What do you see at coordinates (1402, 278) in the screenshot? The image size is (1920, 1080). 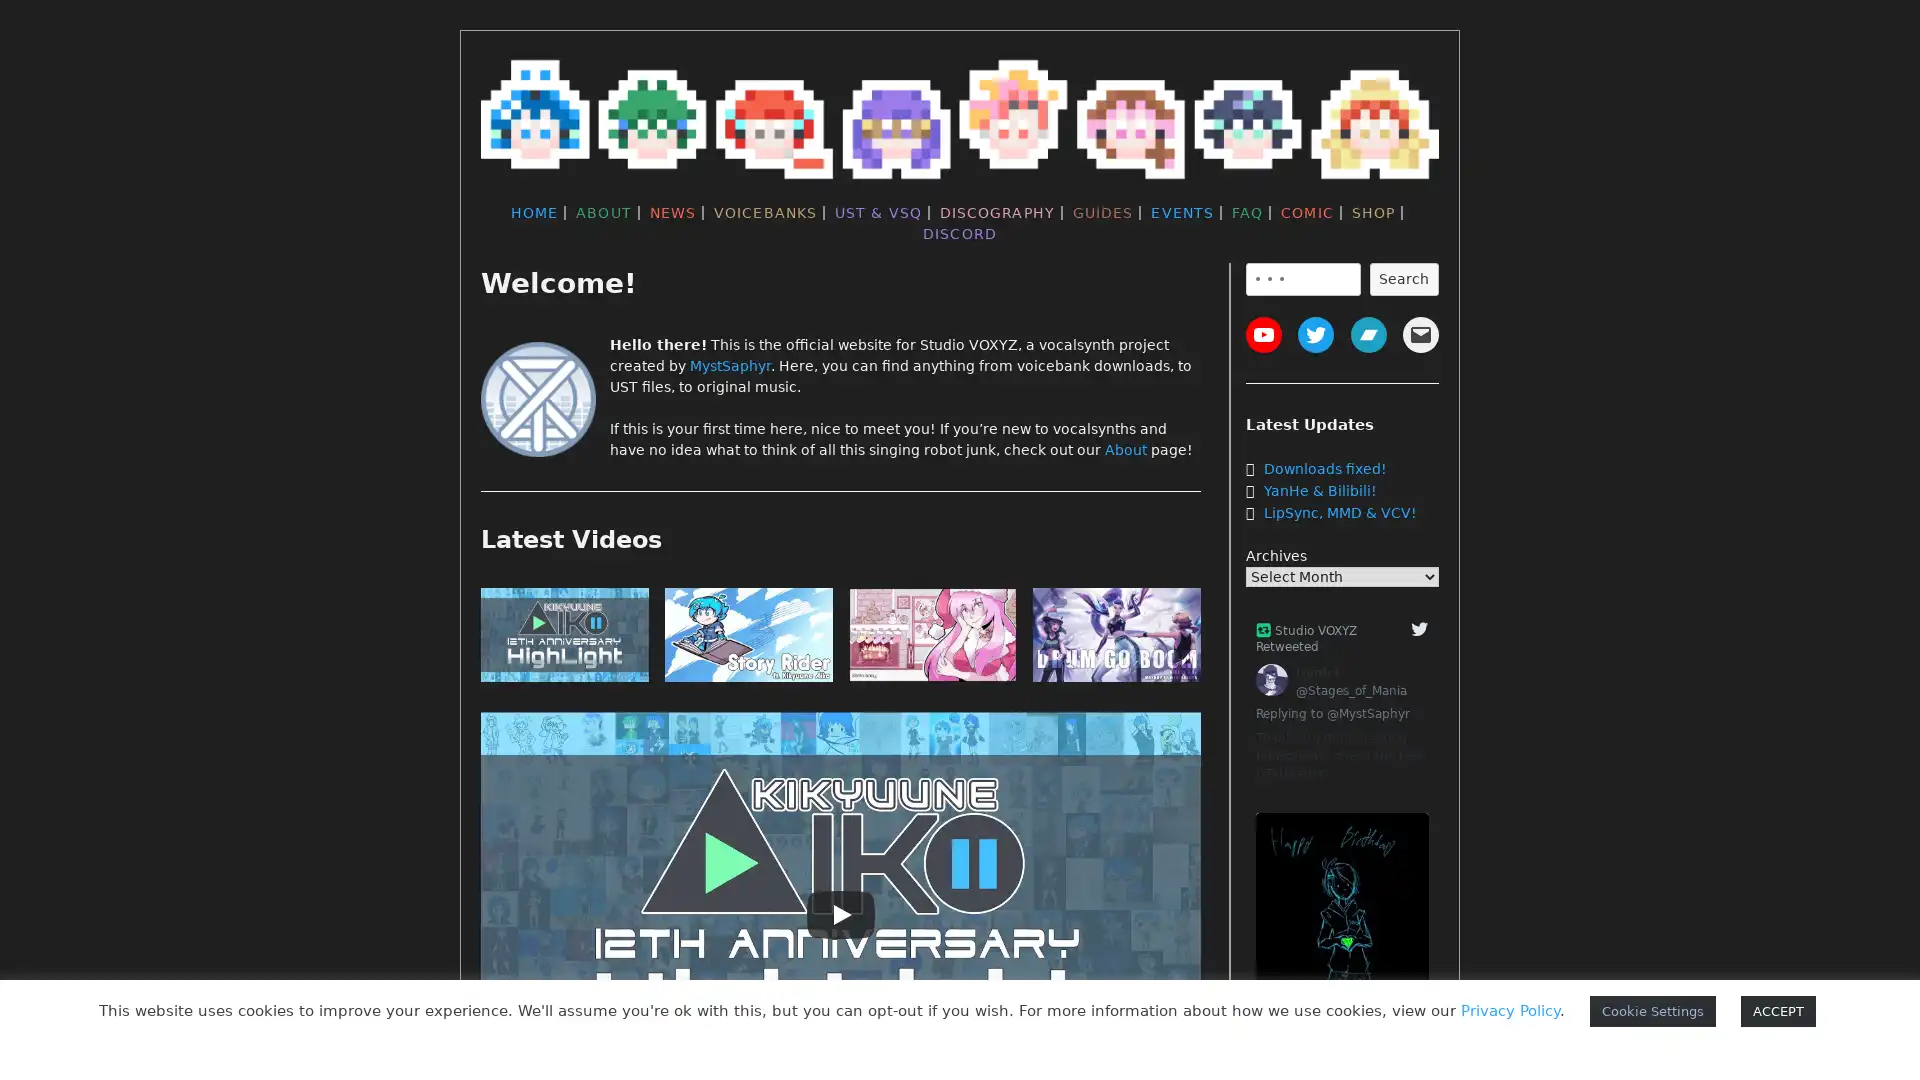 I see `Search` at bounding box center [1402, 278].